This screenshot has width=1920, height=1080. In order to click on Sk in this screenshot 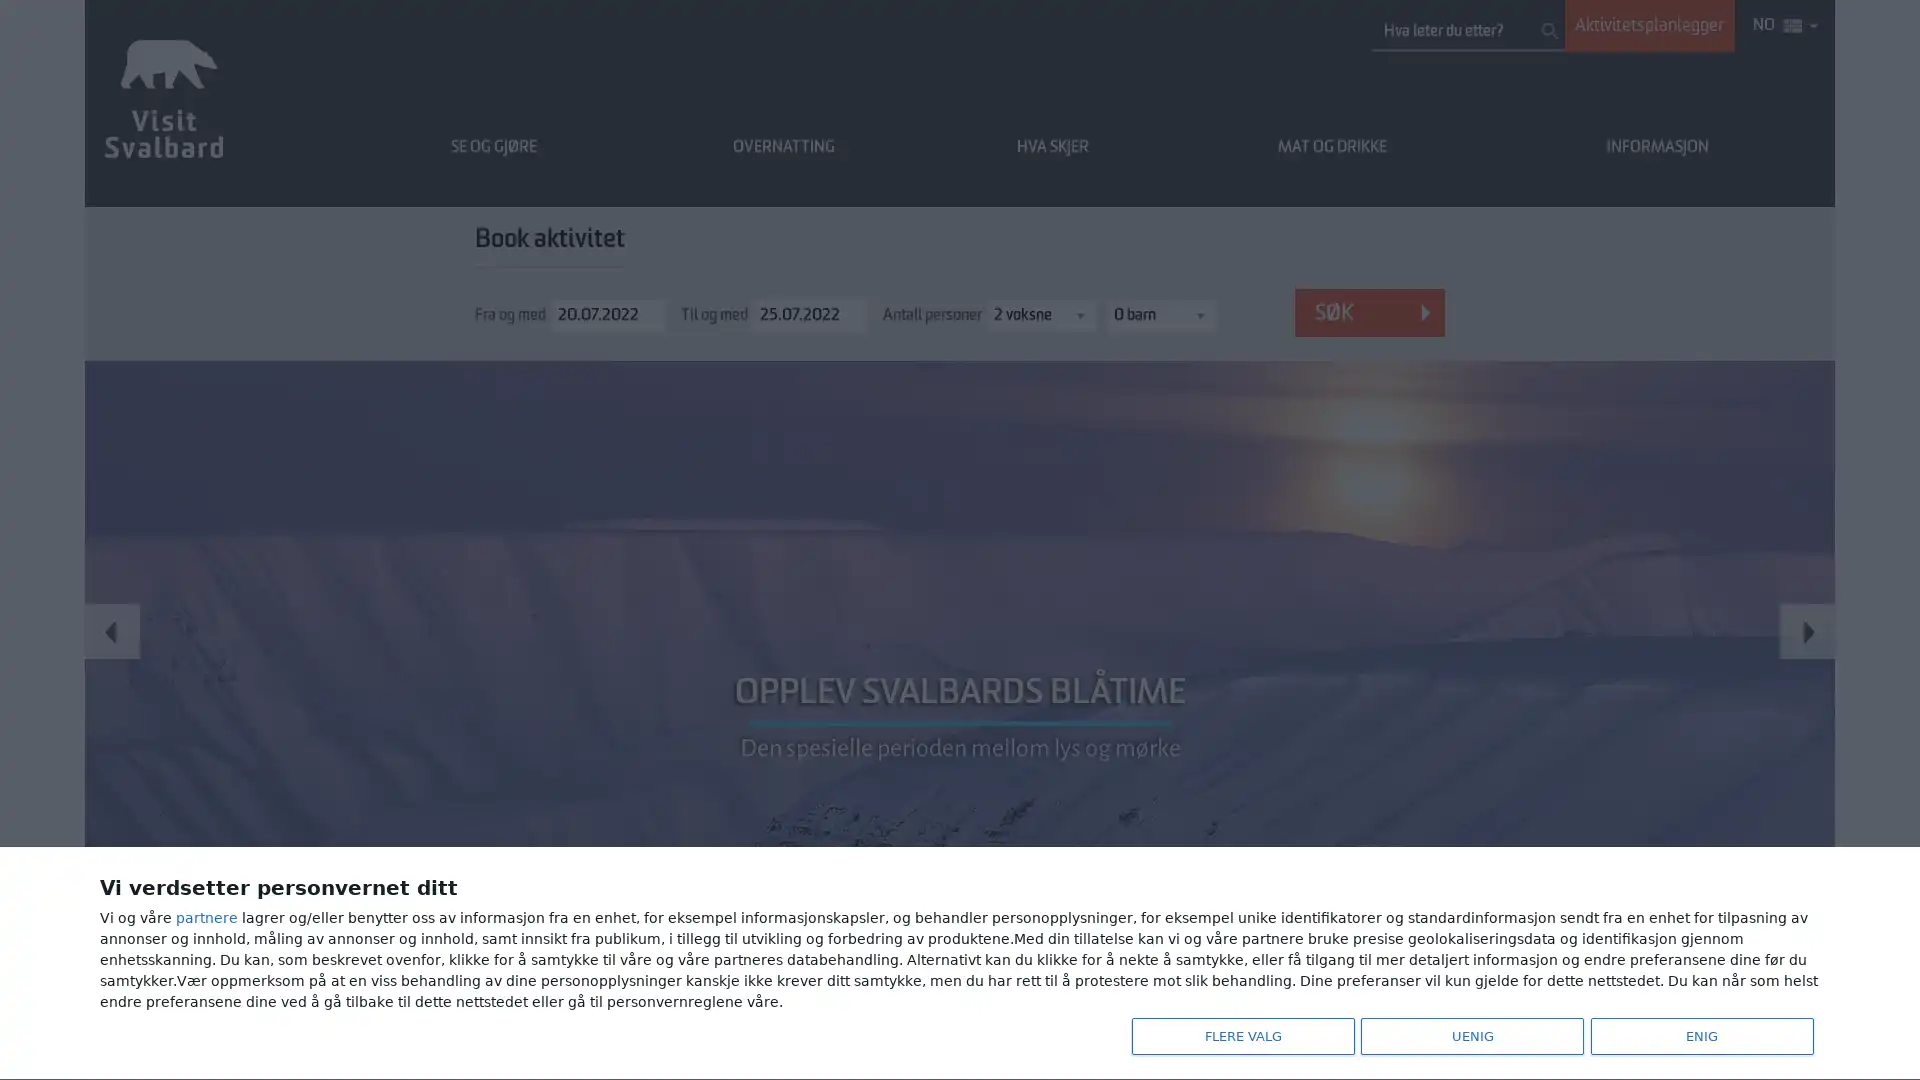, I will do `click(1368, 312)`.